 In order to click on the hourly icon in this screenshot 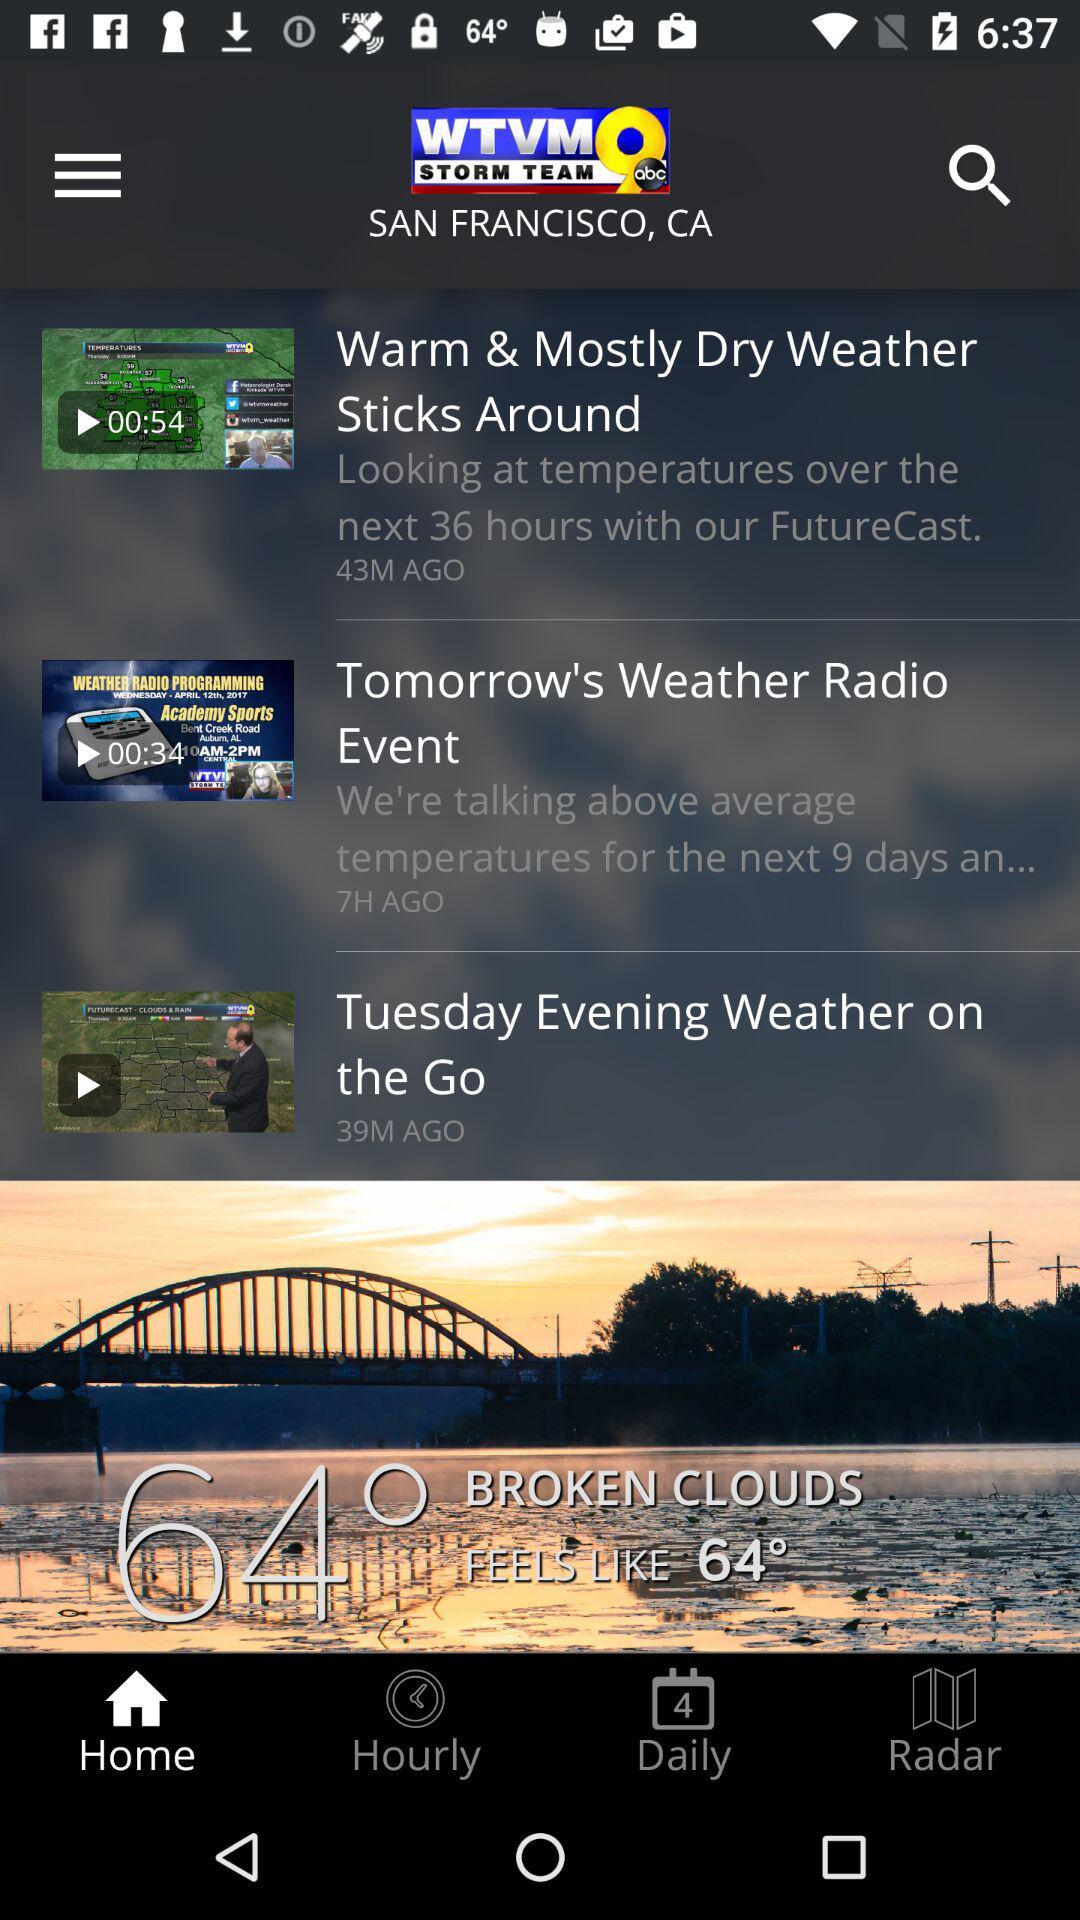, I will do `click(414, 1722)`.